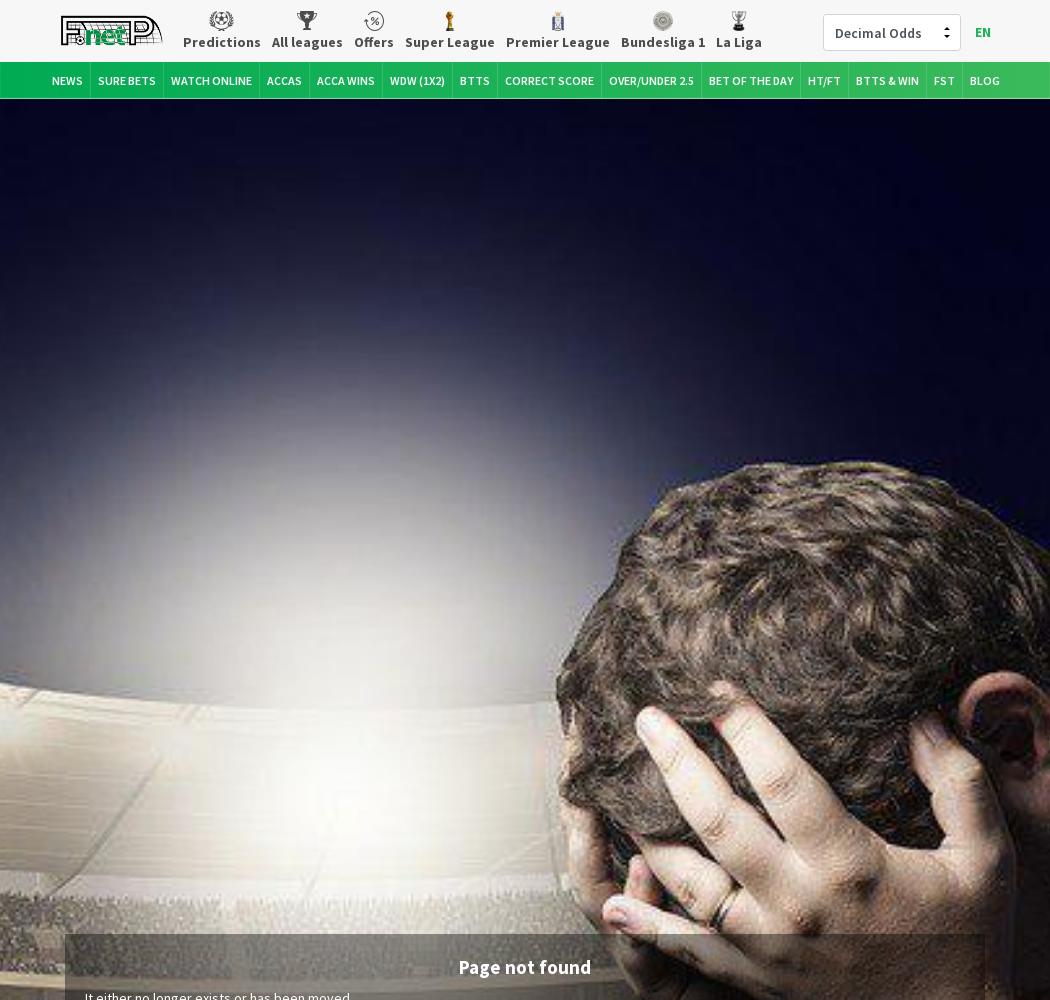  Describe the element at coordinates (750, 78) in the screenshot. I see `'Bet of the Day'` at that location.